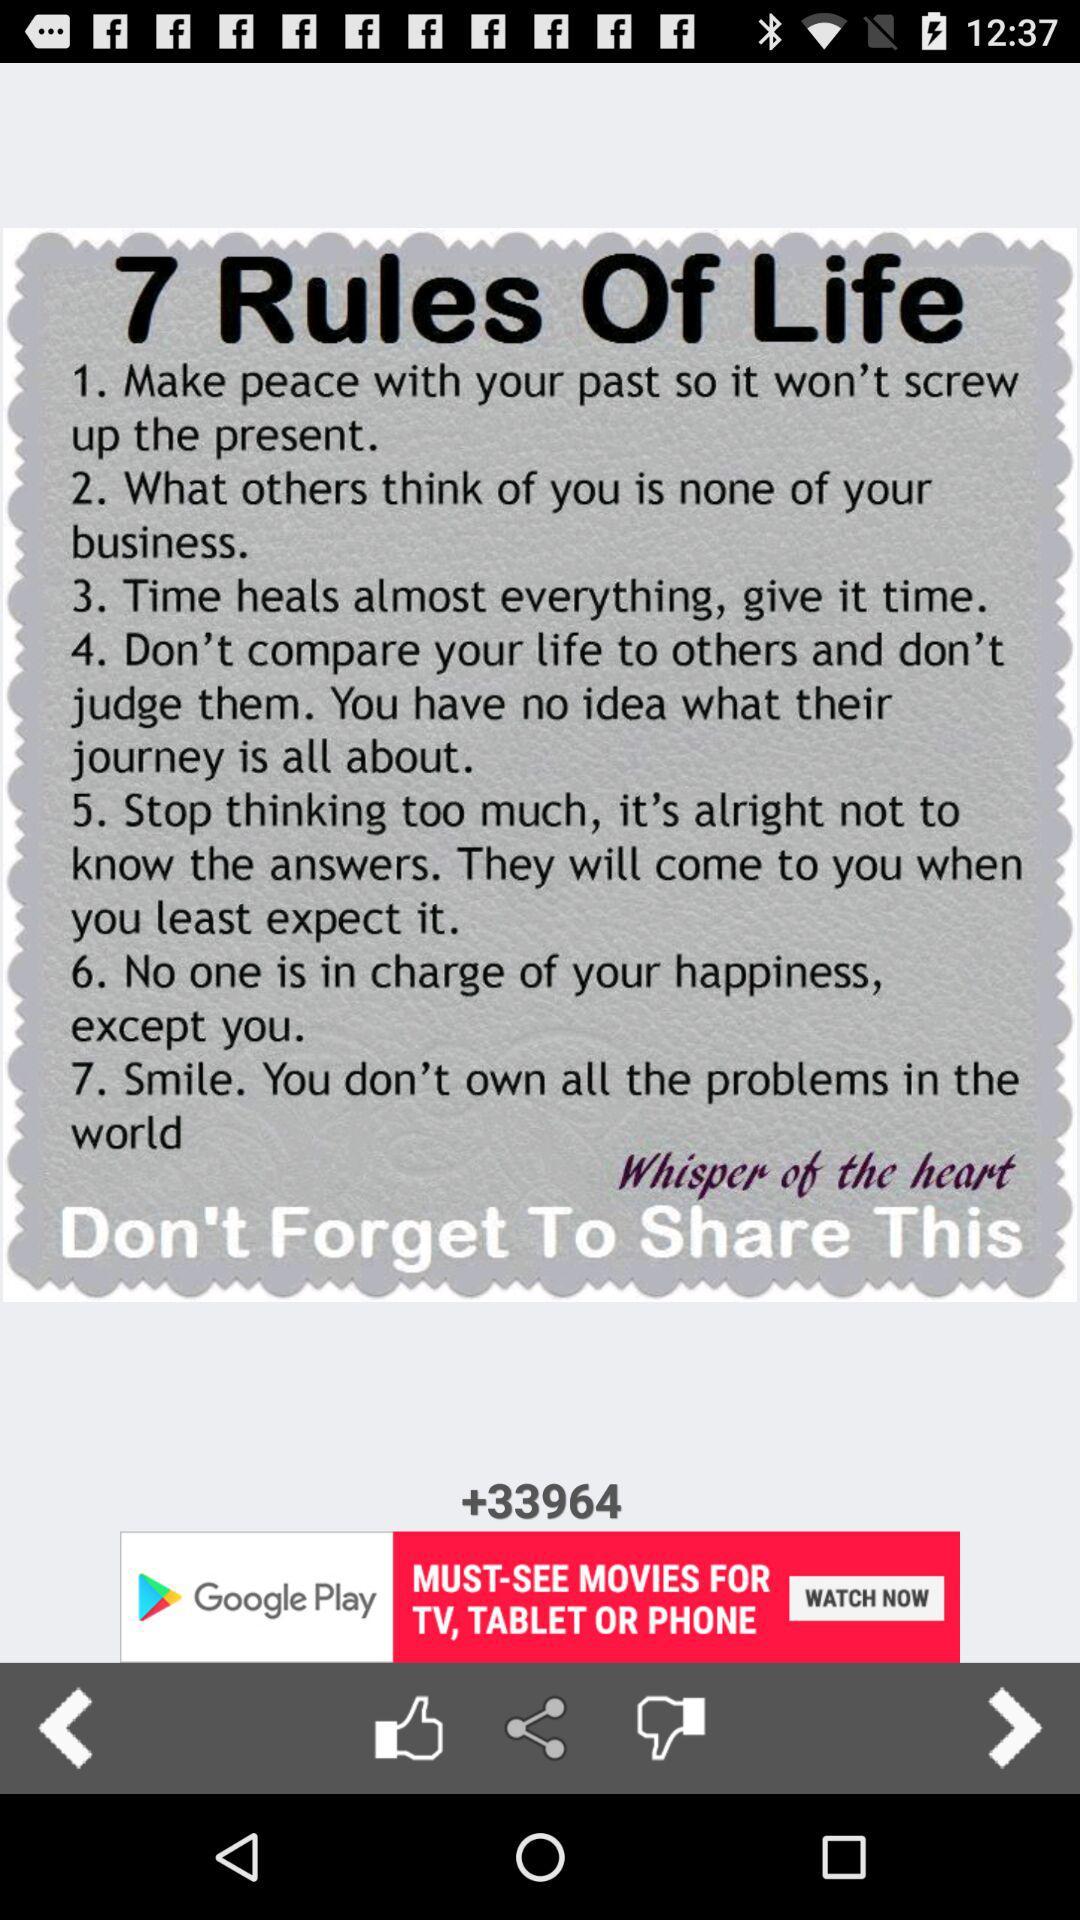 Image resolution: width=1080 pixels, height=1920 pixels. Describe the element at coordinates (1014, 1727) in the screenshot. I see `the next` at that location.